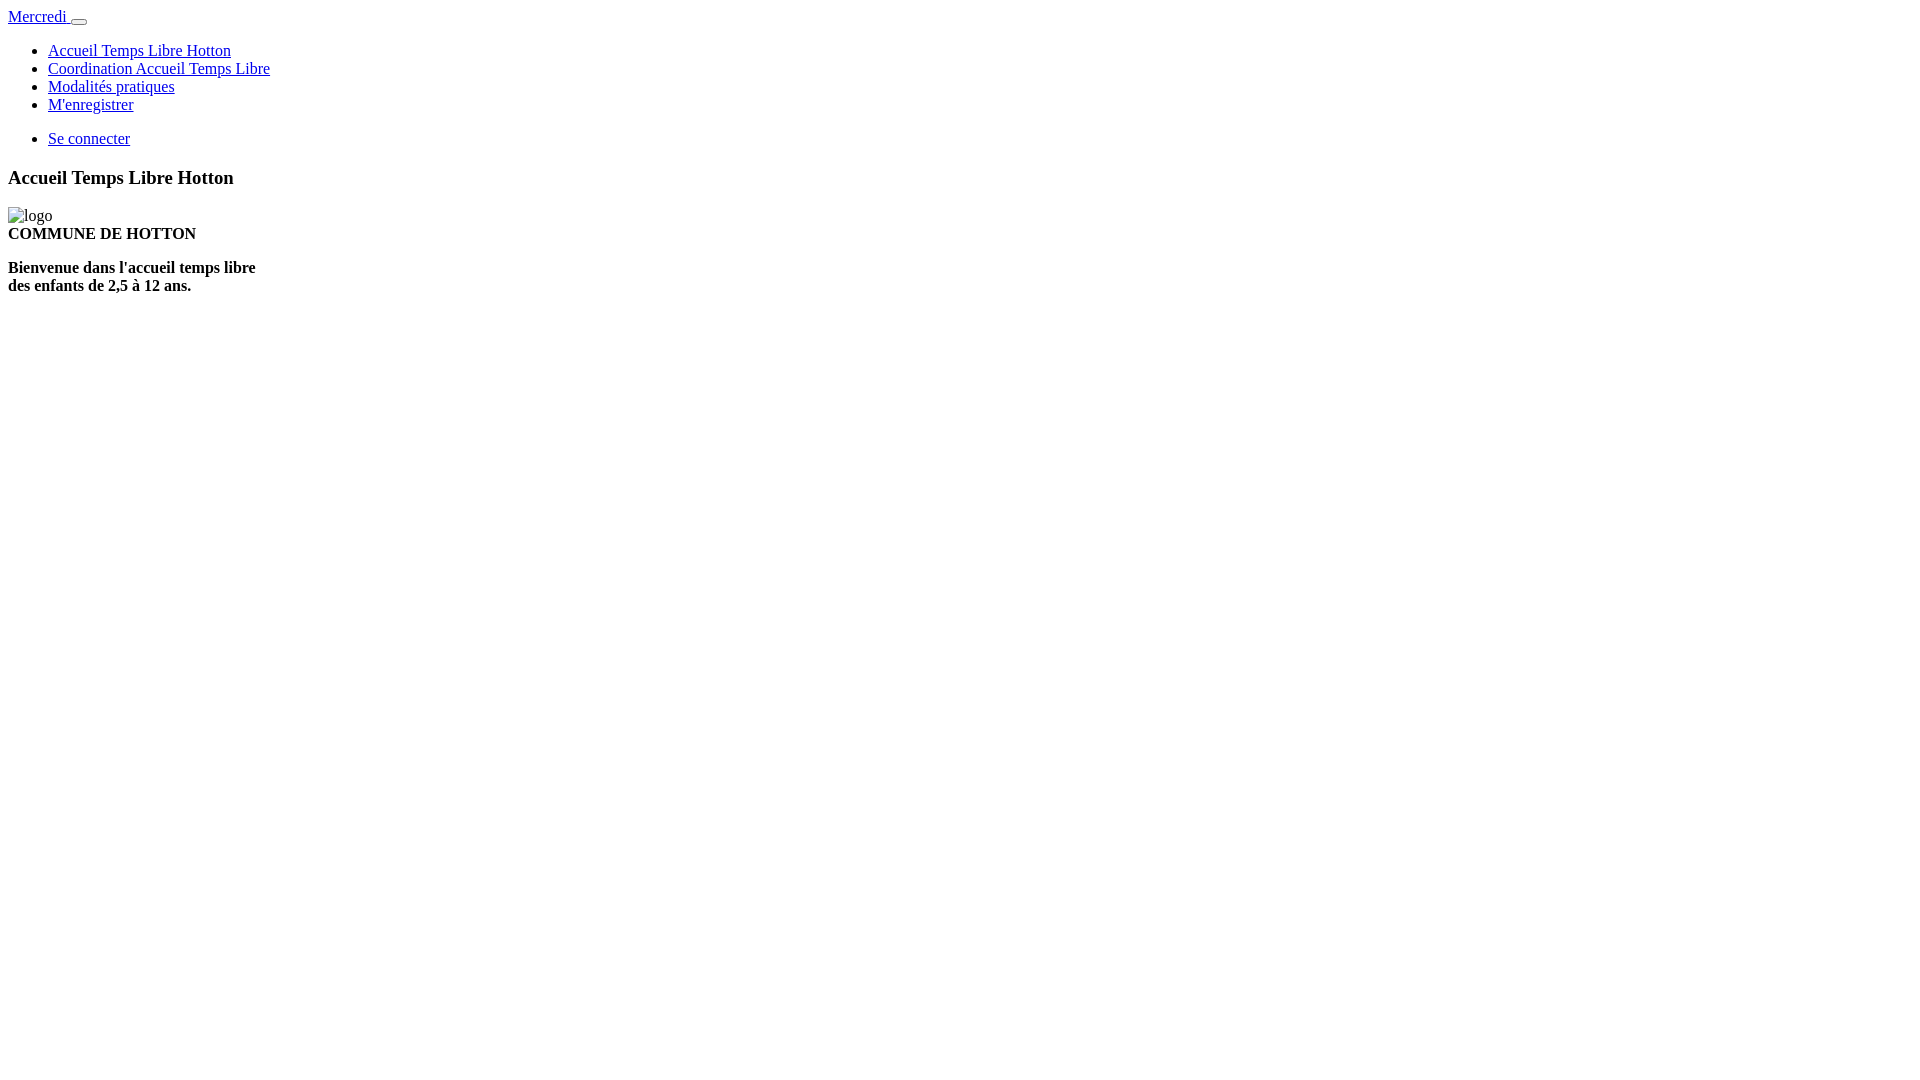 The height and width of the screenshot is (1080, 1920). Describe the element at coordinates (138, 49) in the screenshot. I see `'Accueil Temps Libre Hotton'` at that location.